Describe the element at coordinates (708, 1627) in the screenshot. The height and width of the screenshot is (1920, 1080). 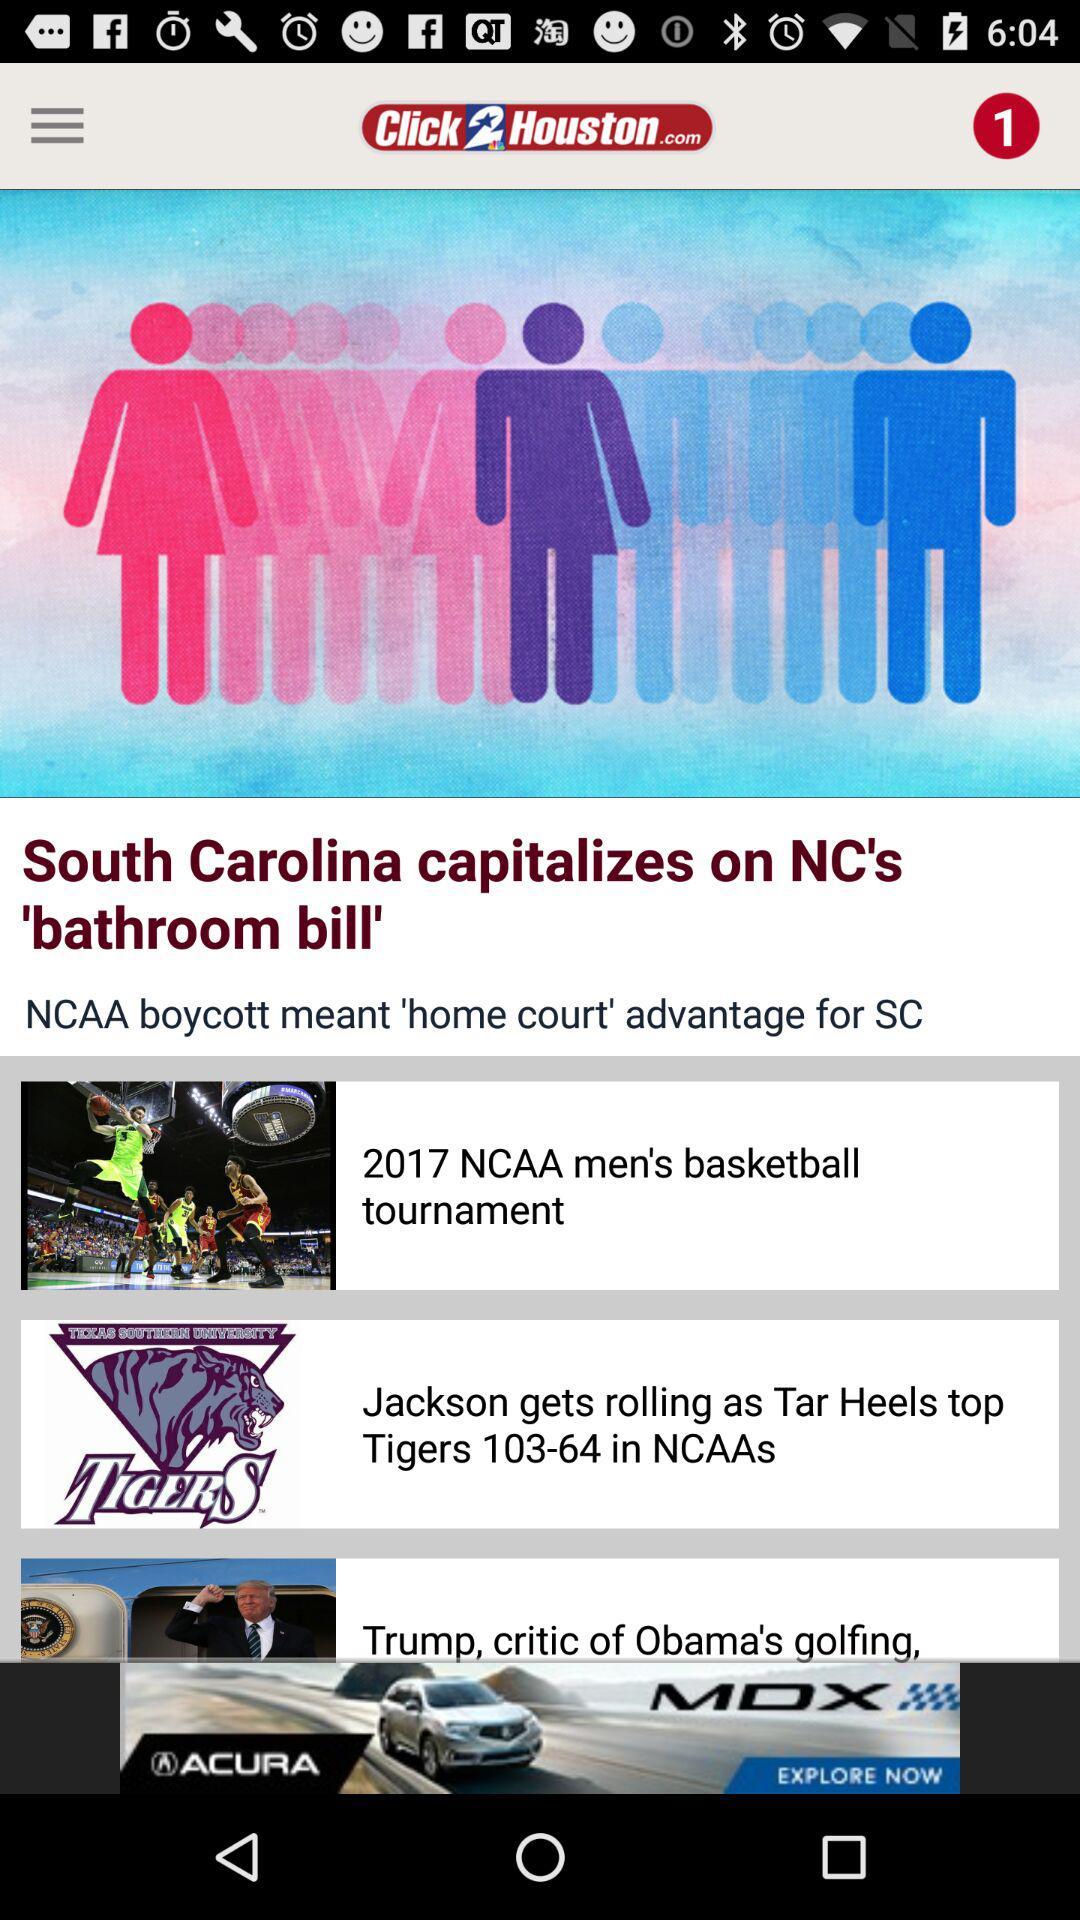
I see `1 line text above acura` at that location.